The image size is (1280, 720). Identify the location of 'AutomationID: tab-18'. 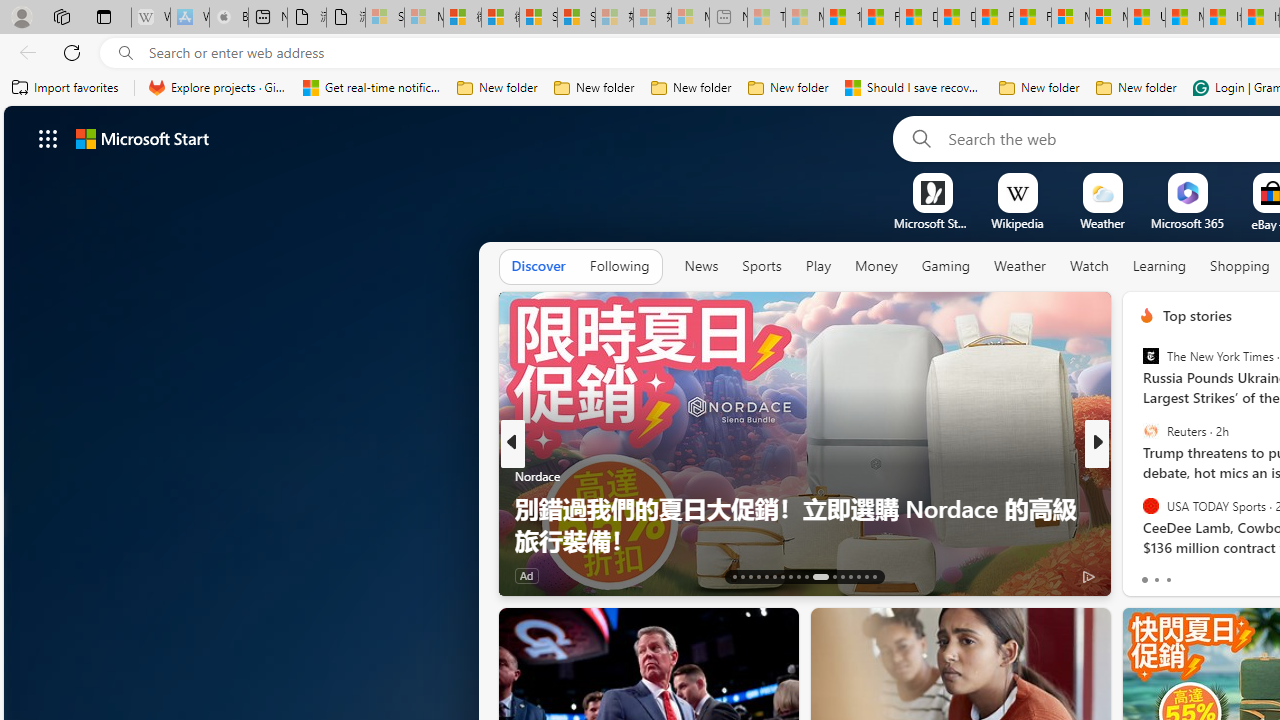
(774, 577).